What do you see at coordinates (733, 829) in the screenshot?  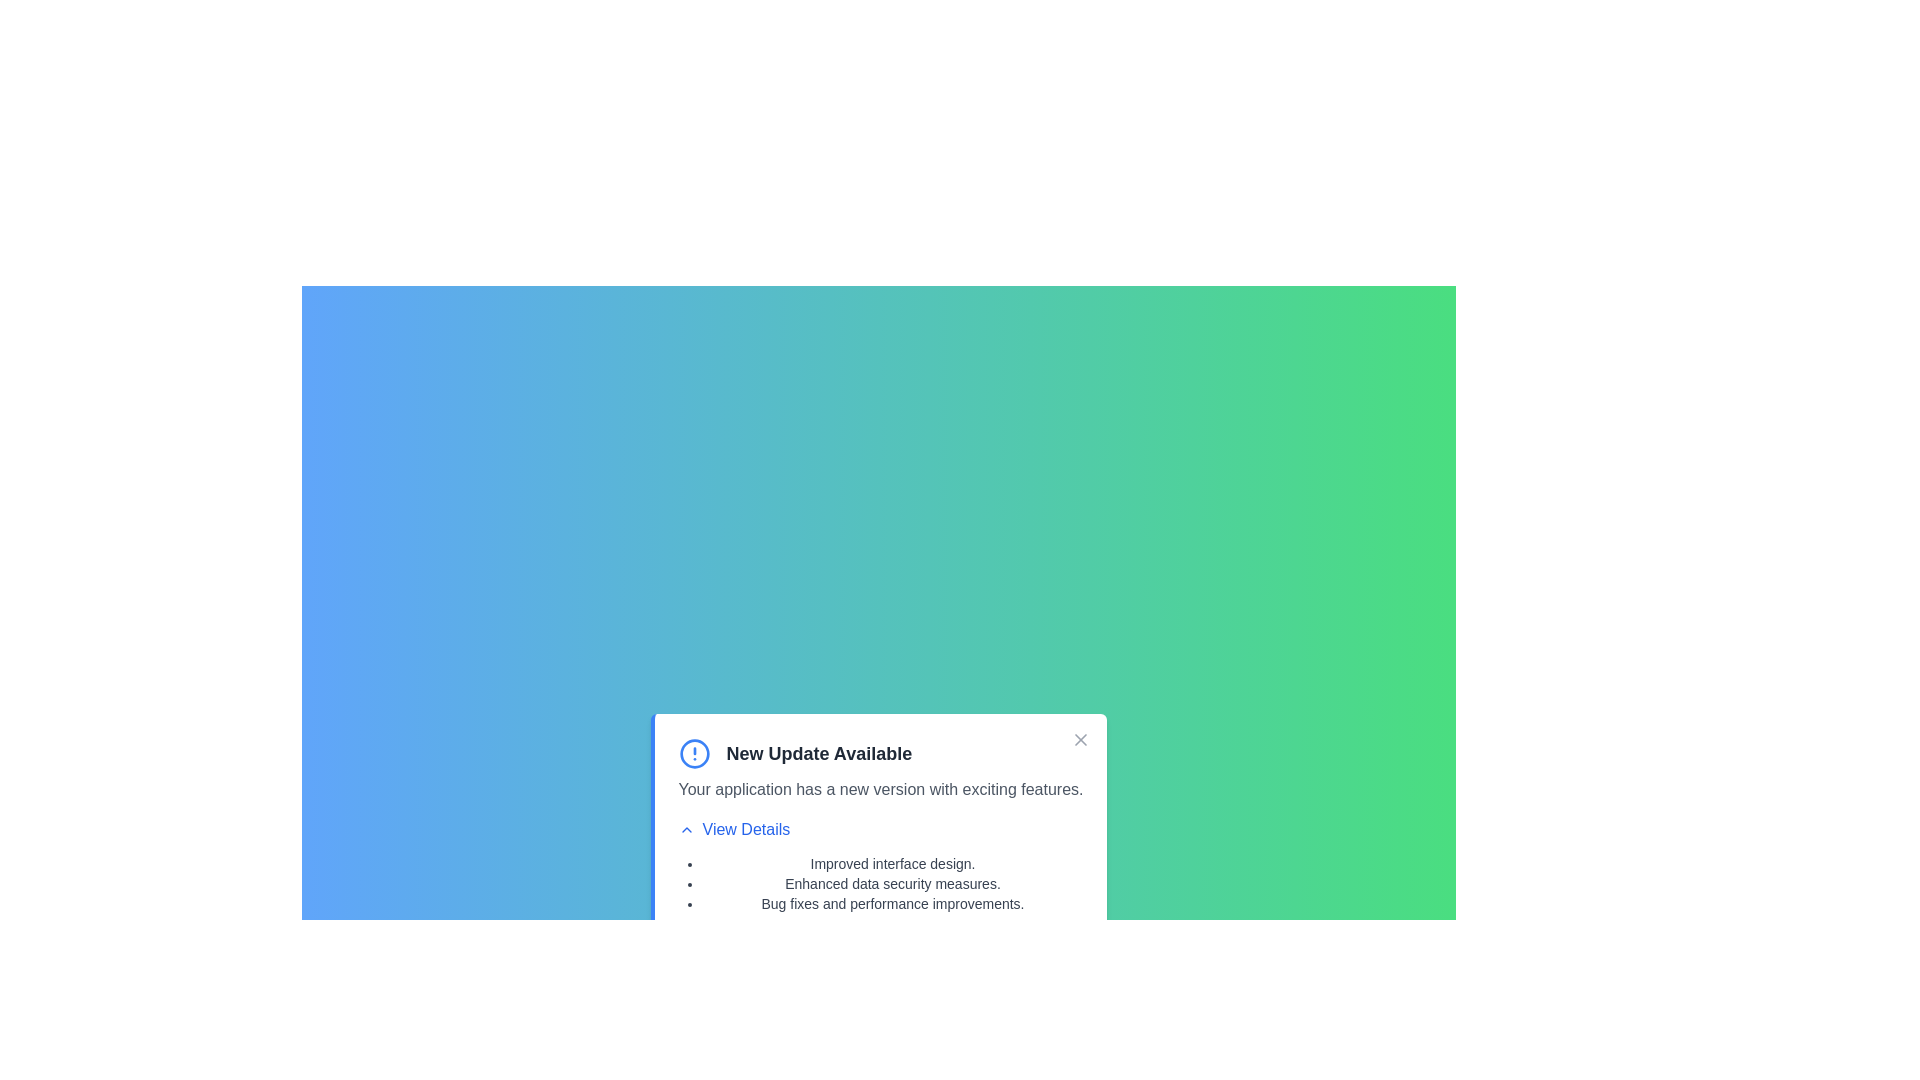 I see `the 'View Details' button to toggle the visibility of the detailed information` at bounding box center [733, 829].